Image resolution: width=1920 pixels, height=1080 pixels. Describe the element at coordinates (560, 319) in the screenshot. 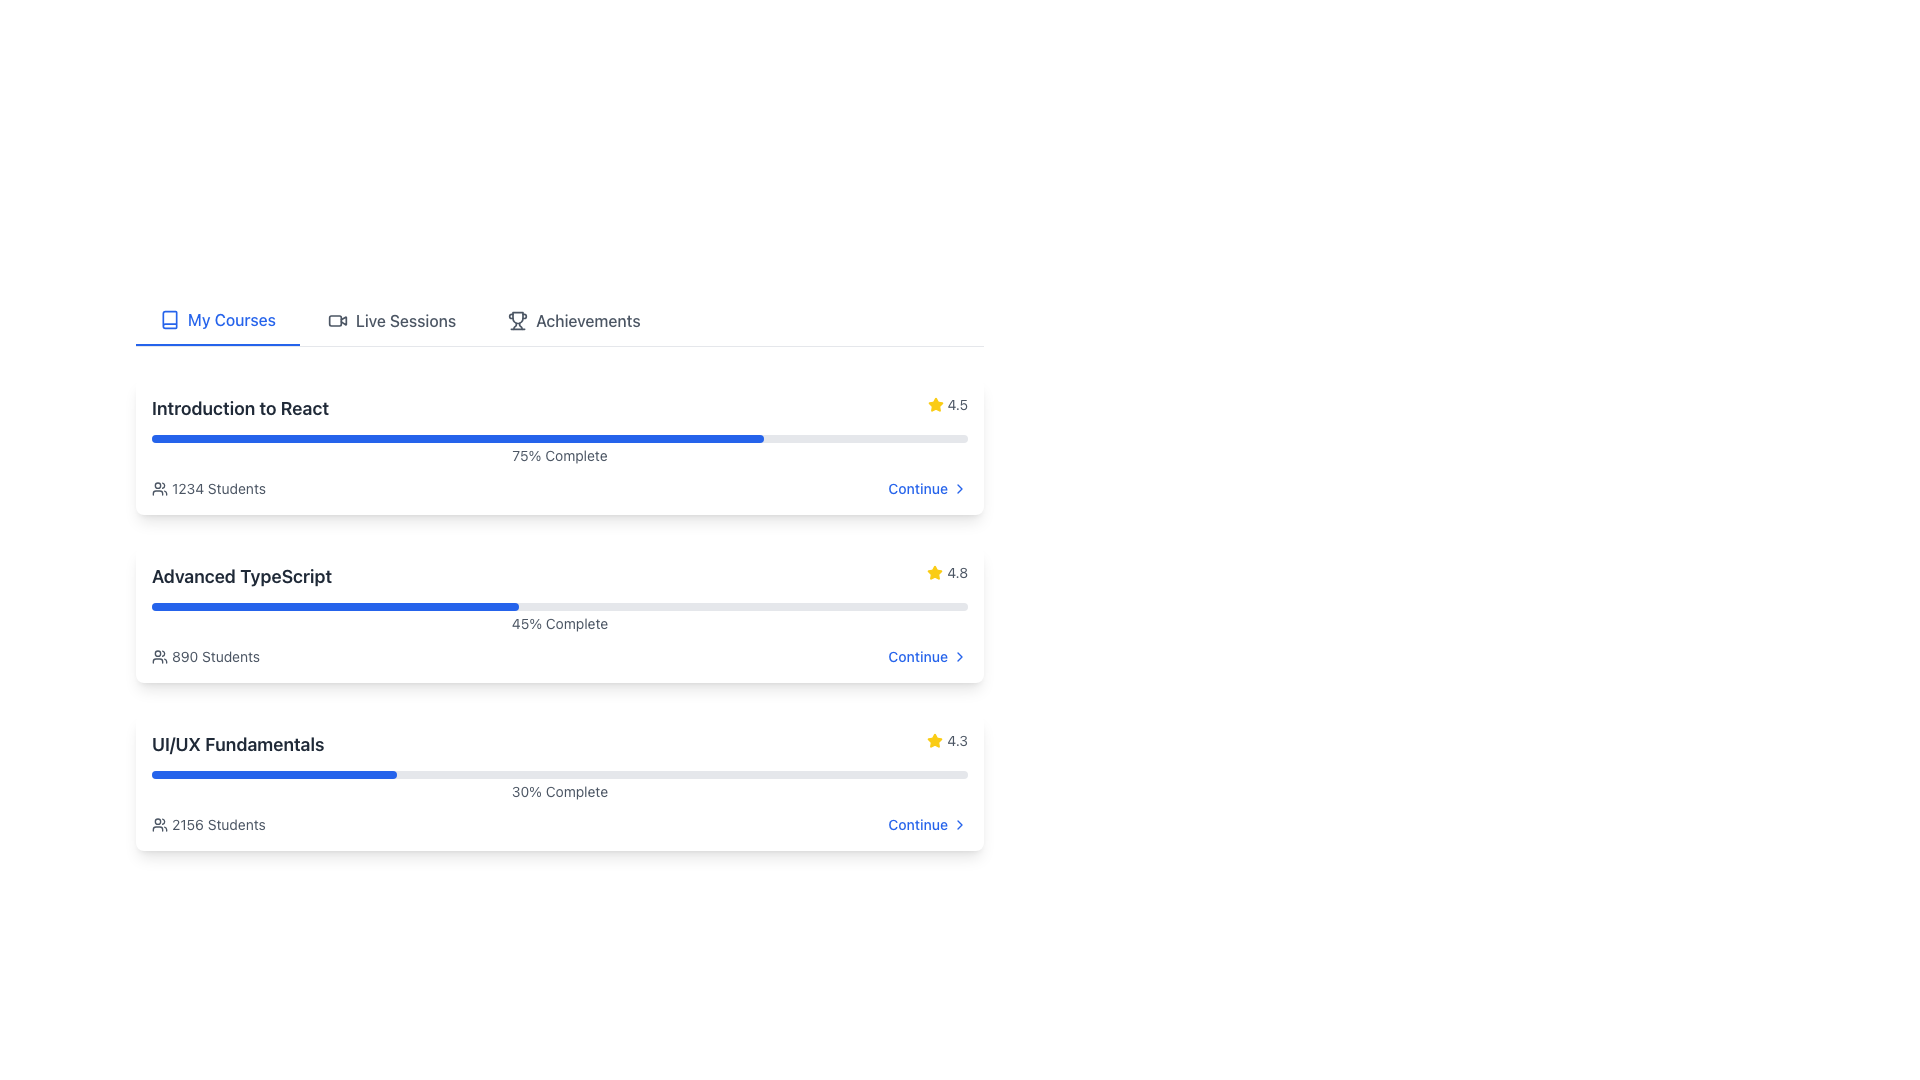

I see `the Interactive Tab for achievements, which is the third tab in the horizontal navigation menu, to change its color` at that location.